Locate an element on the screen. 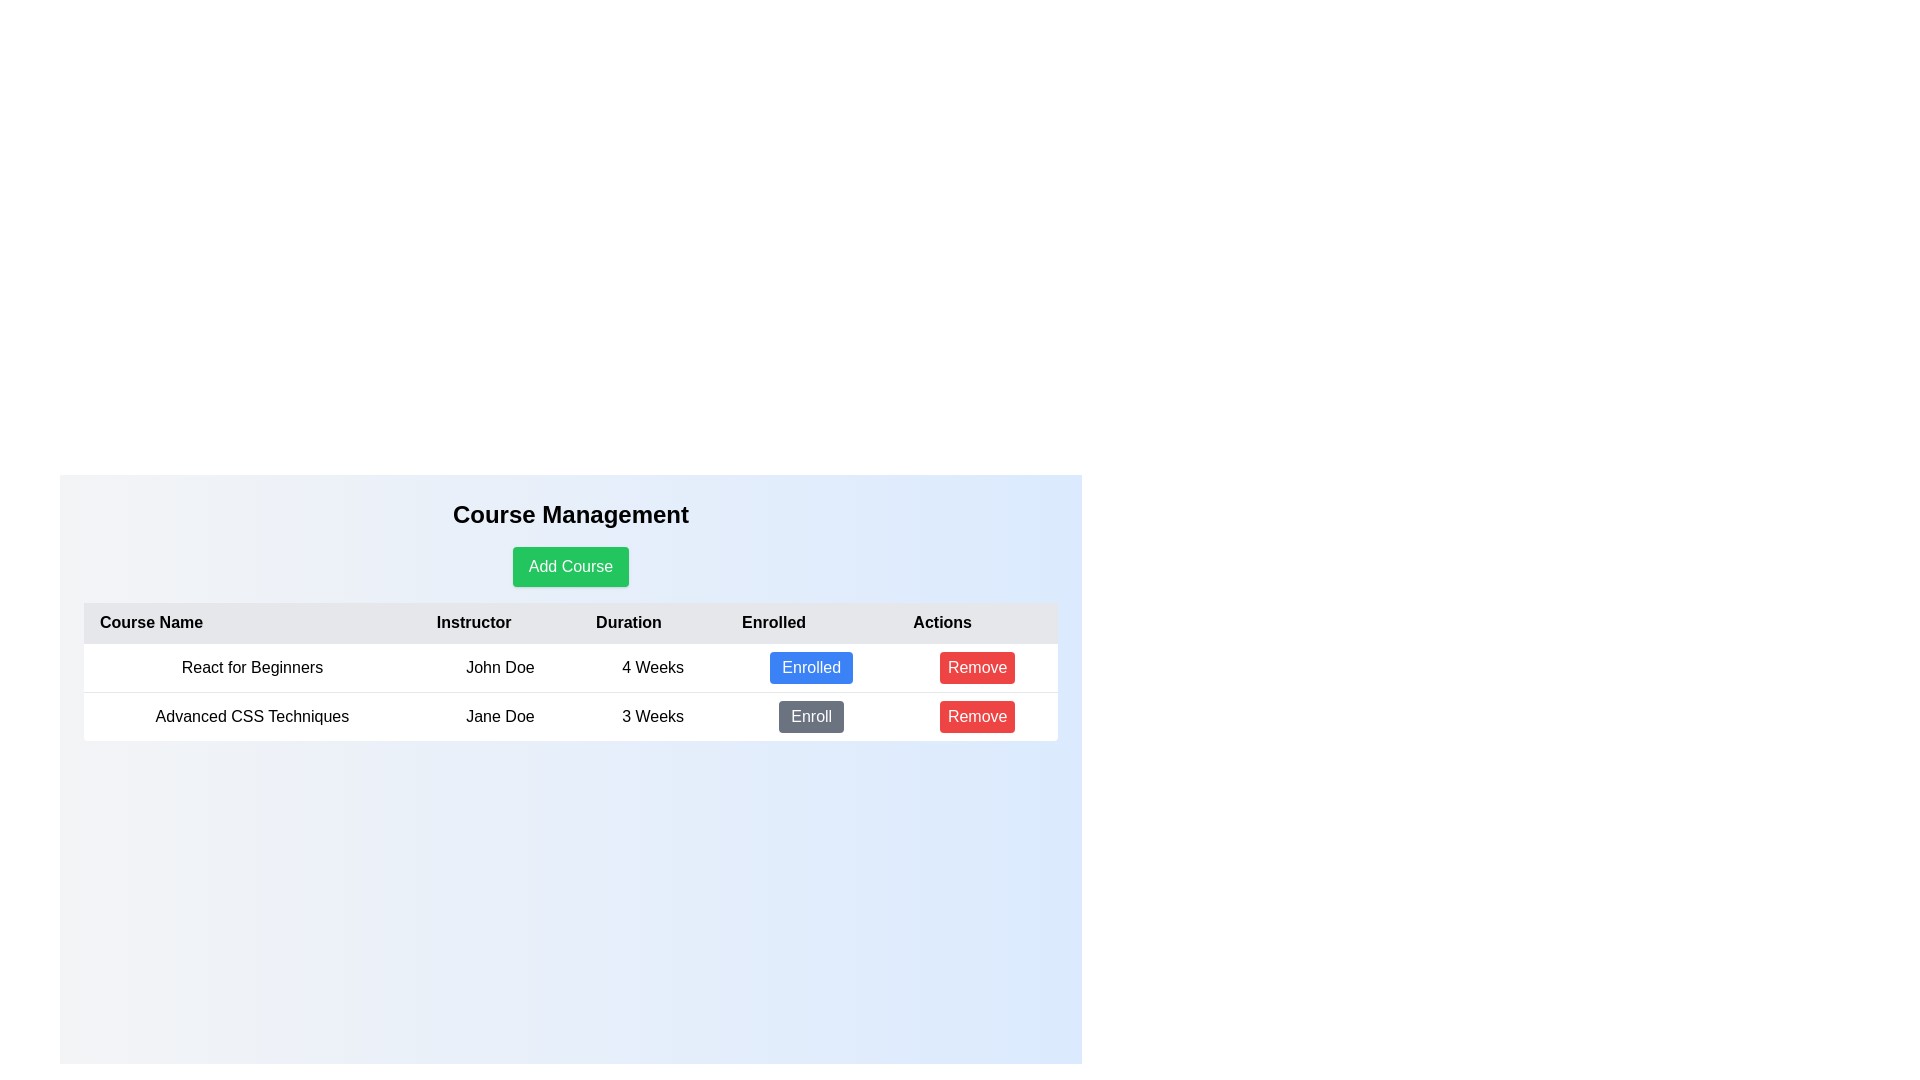 This screenshot has height=1080, width=1920. the green 'Add Course' button located below the 'Course Management' title is located at coordinates (570, 567).